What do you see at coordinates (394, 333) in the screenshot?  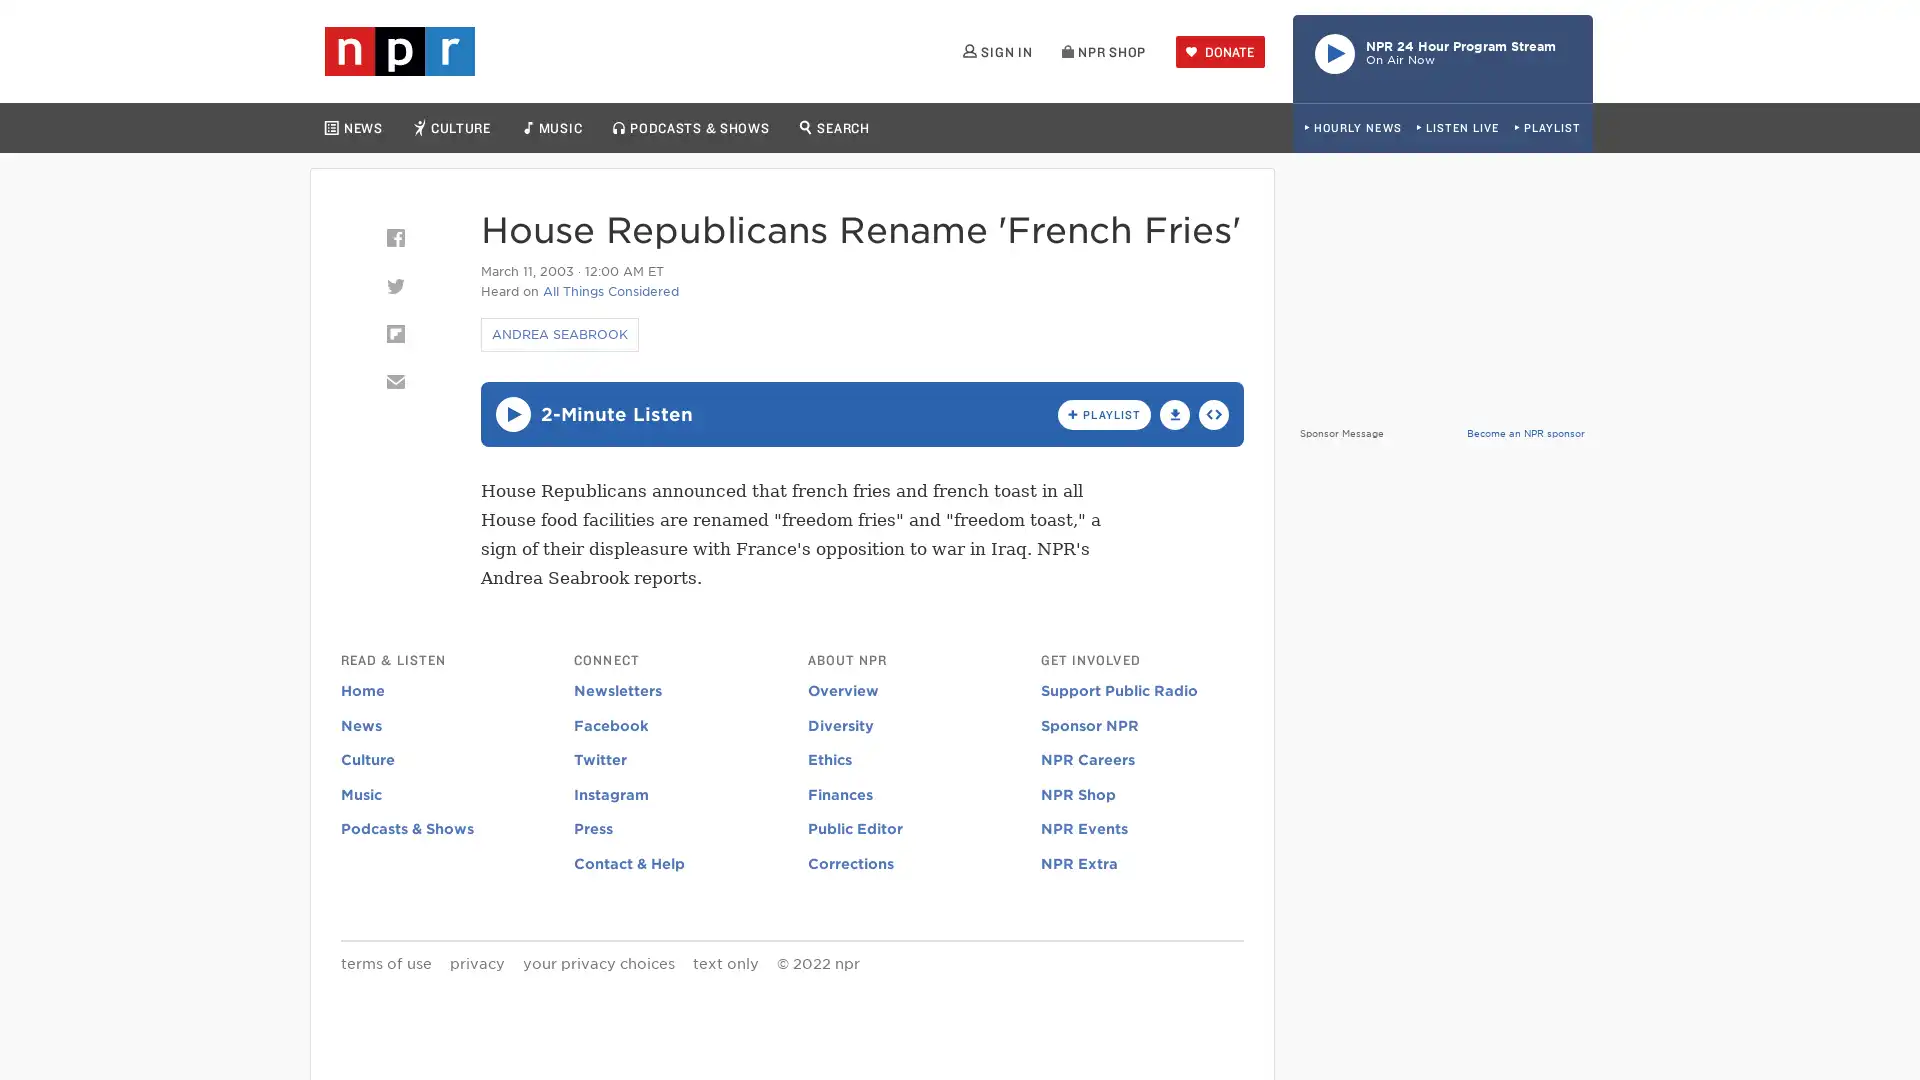 I see `Flipboard` at bounding box center [394, 333].